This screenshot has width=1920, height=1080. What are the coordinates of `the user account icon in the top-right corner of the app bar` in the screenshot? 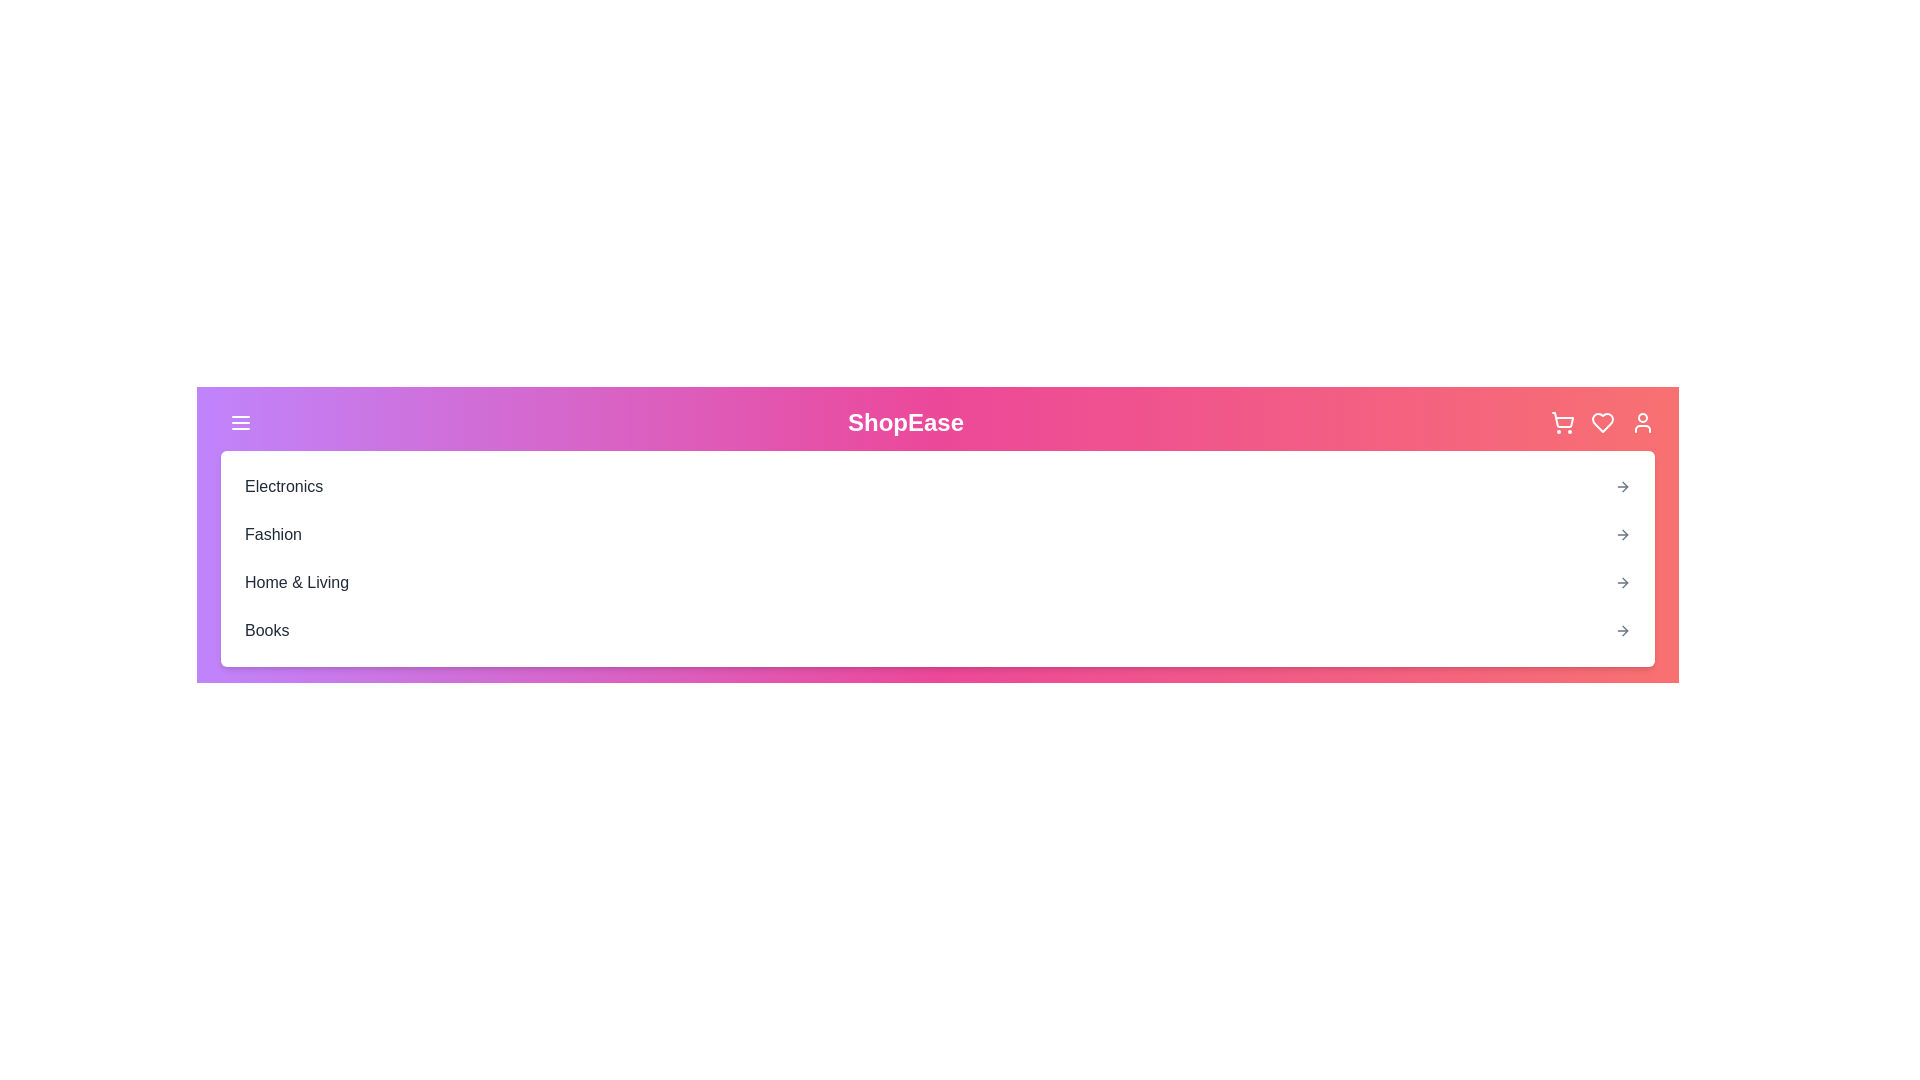 It's located at (1642, 422).